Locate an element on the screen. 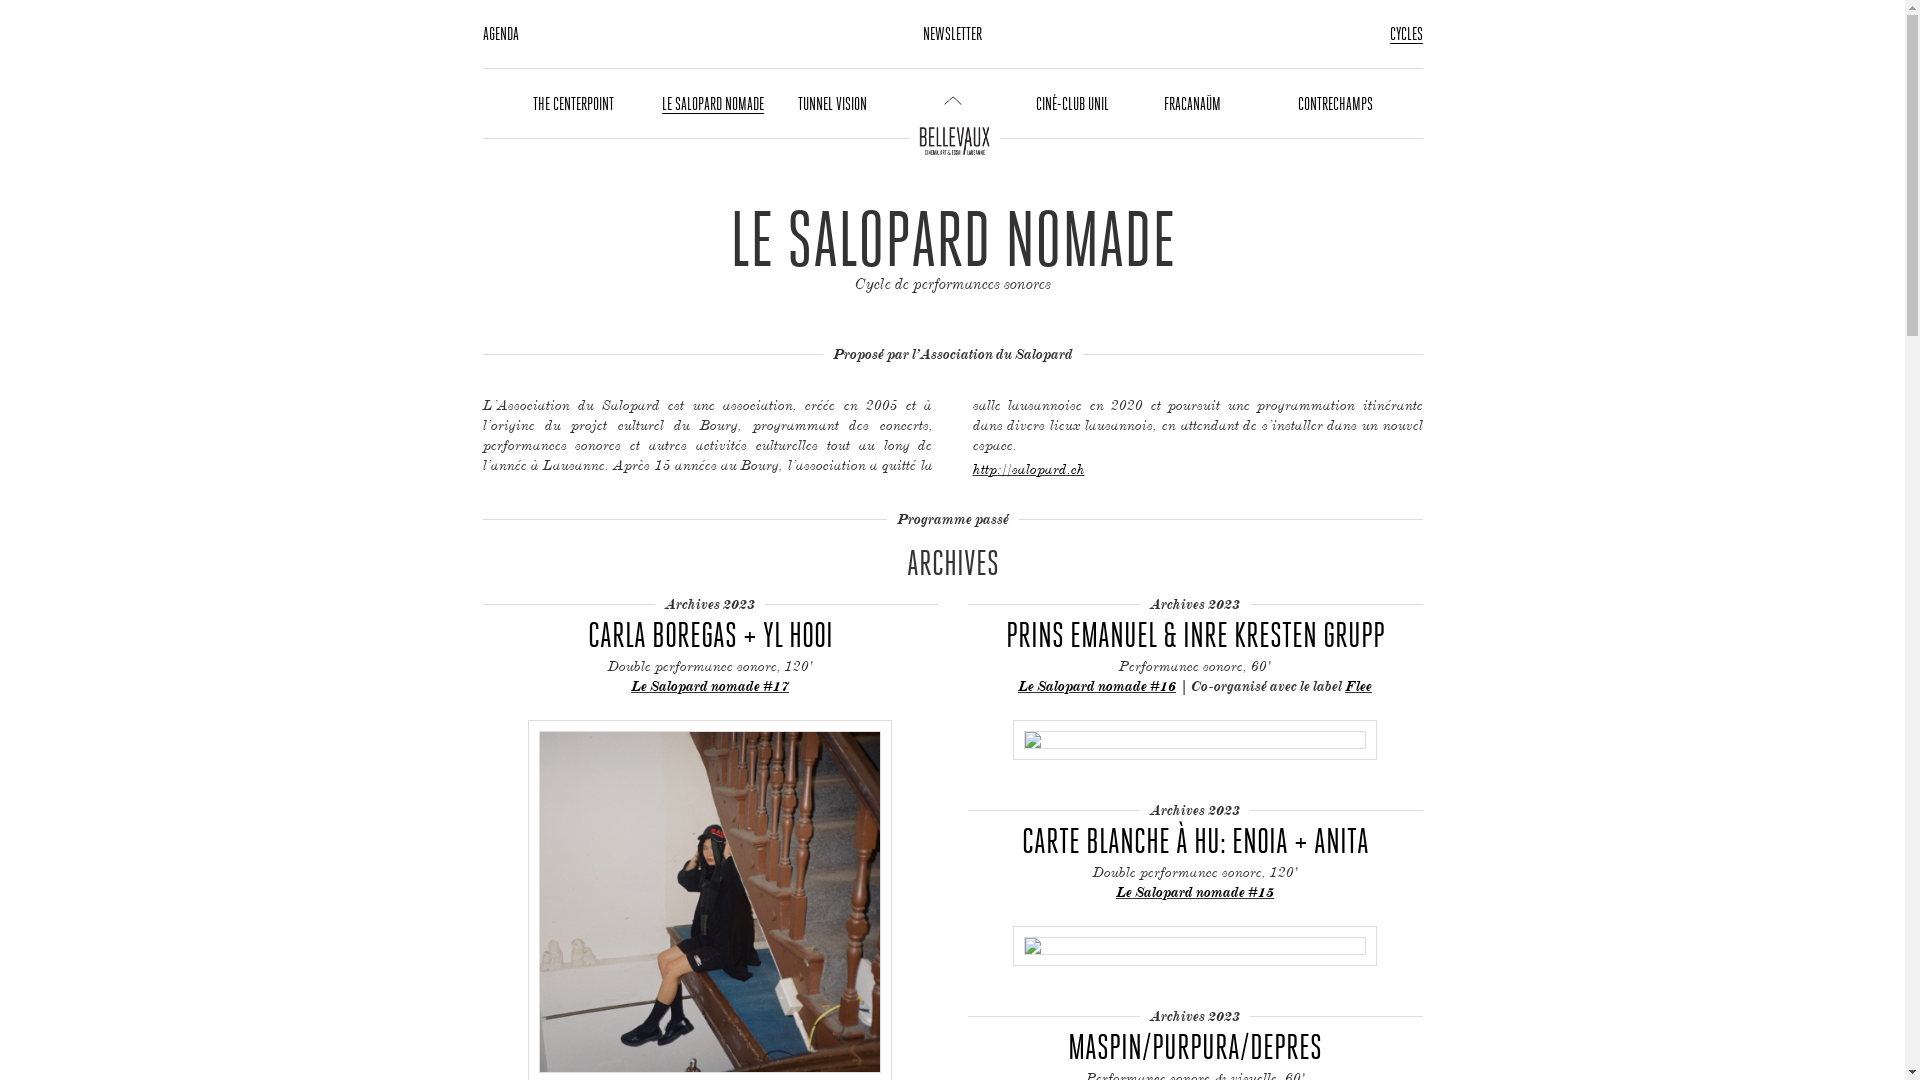 The height and width of the screenshot is (1080, 1920). 'NEWSLETTER' is located at coordinates (921, 33).